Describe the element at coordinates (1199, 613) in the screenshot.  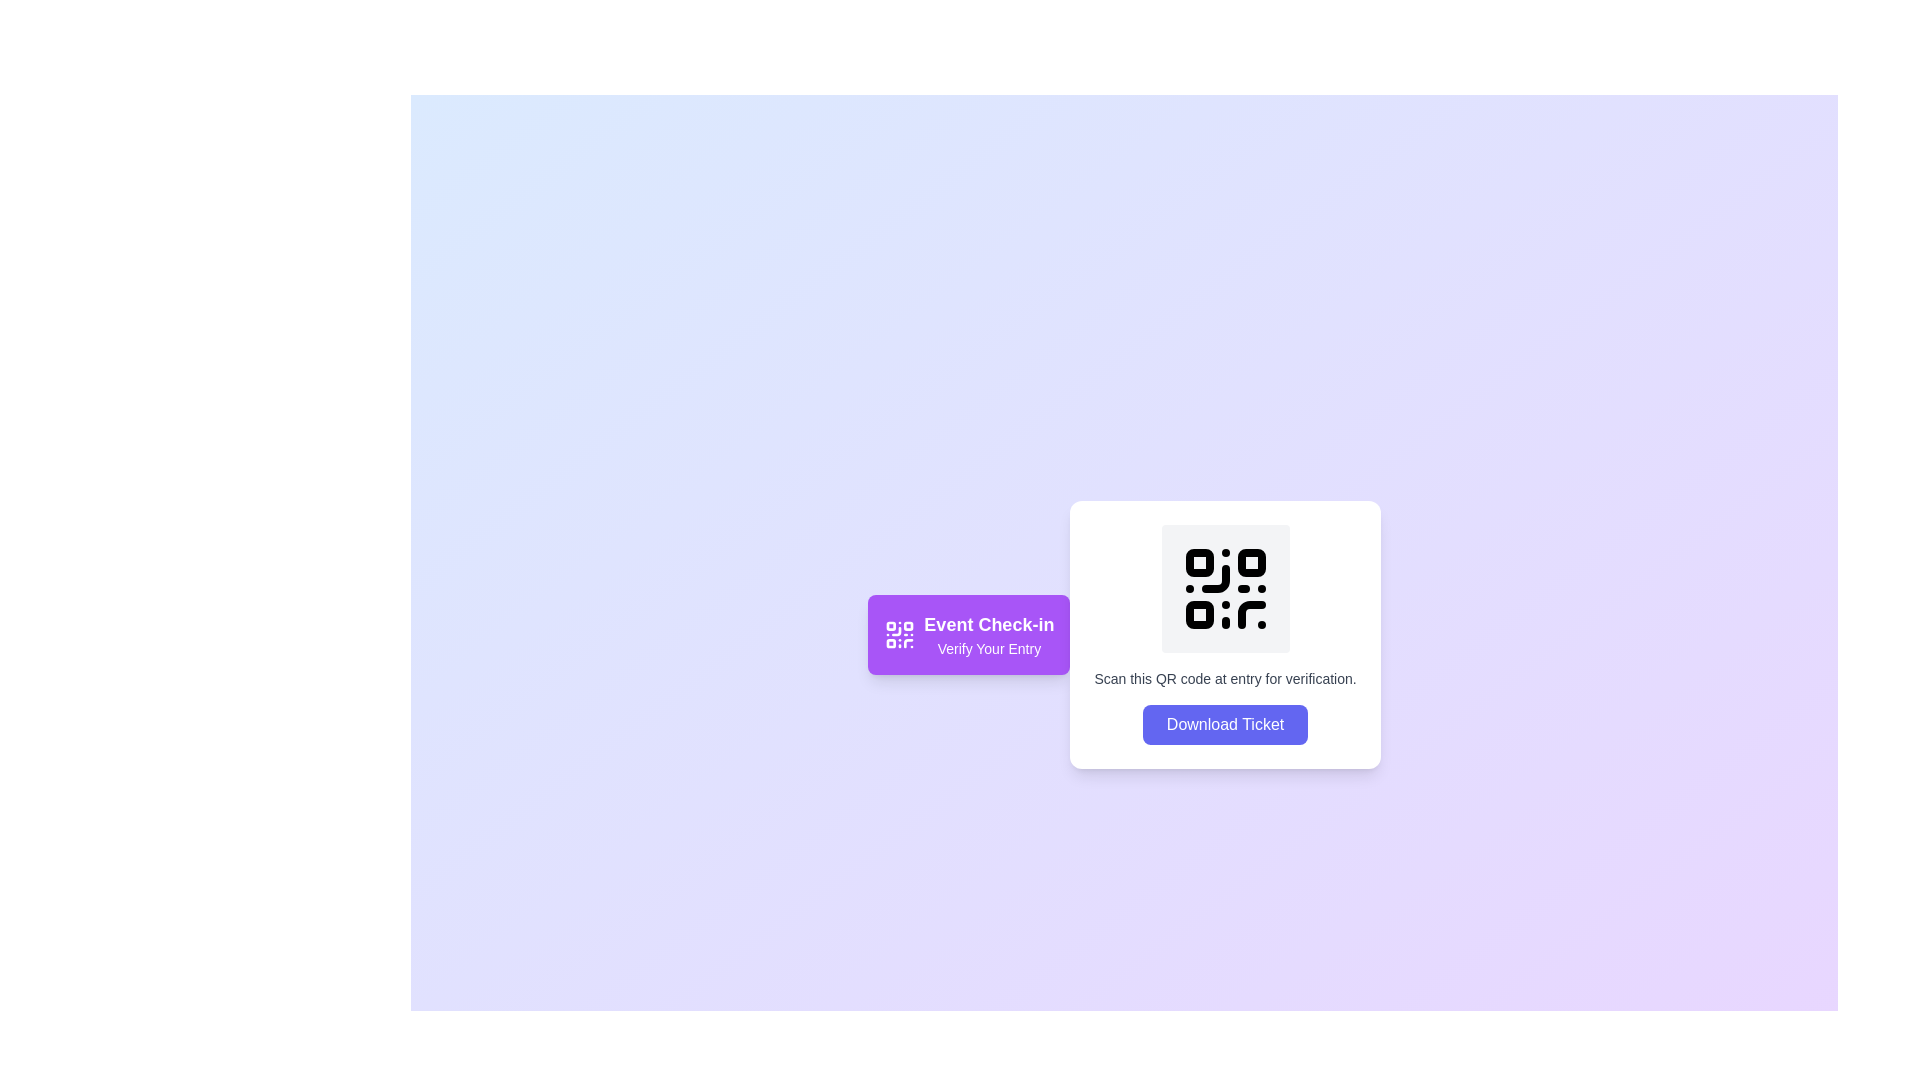
I see `attention on the small rounded square component in the lower-left corner of the central QR code module by moving the mouse to its center point` at that location.